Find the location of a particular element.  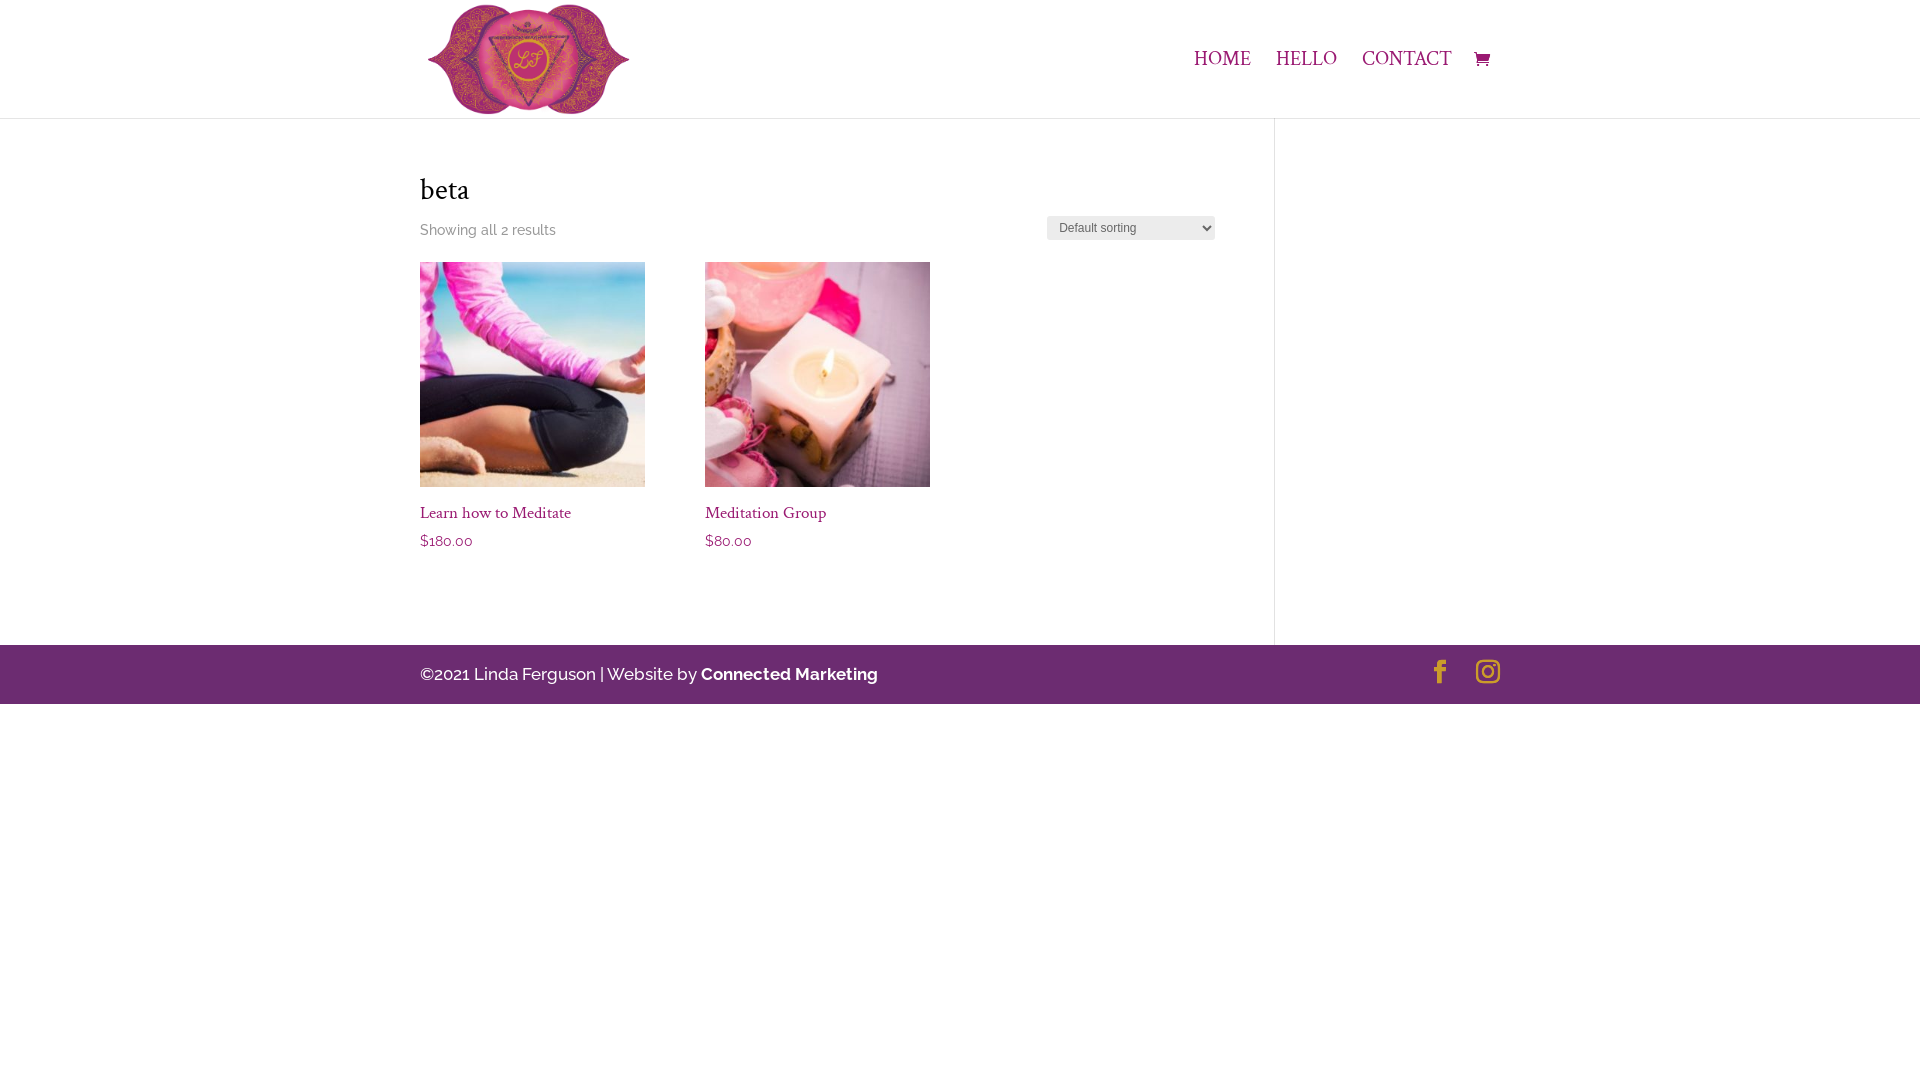

'HELLO' is located at coordinates (1306, 83).